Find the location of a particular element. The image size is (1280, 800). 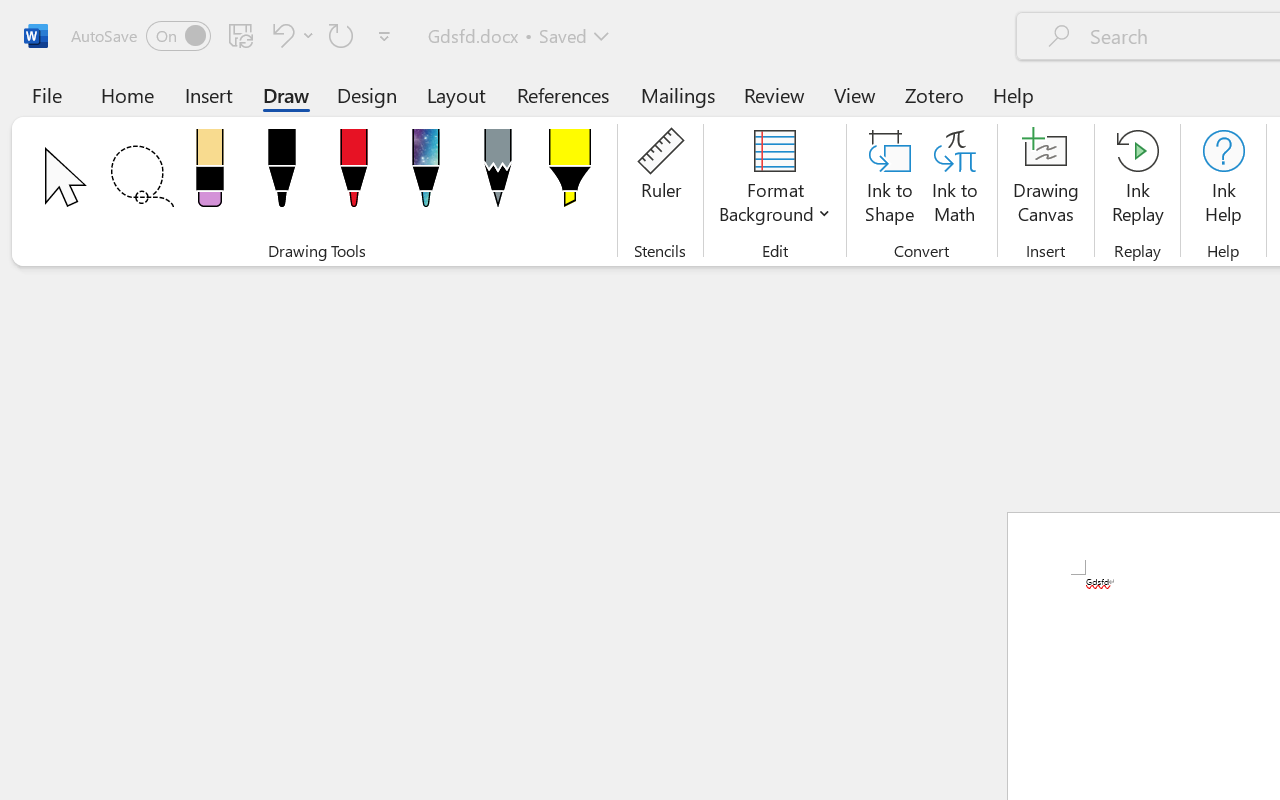

'Drawing Canvas' is located at coordinates (1045, 179).